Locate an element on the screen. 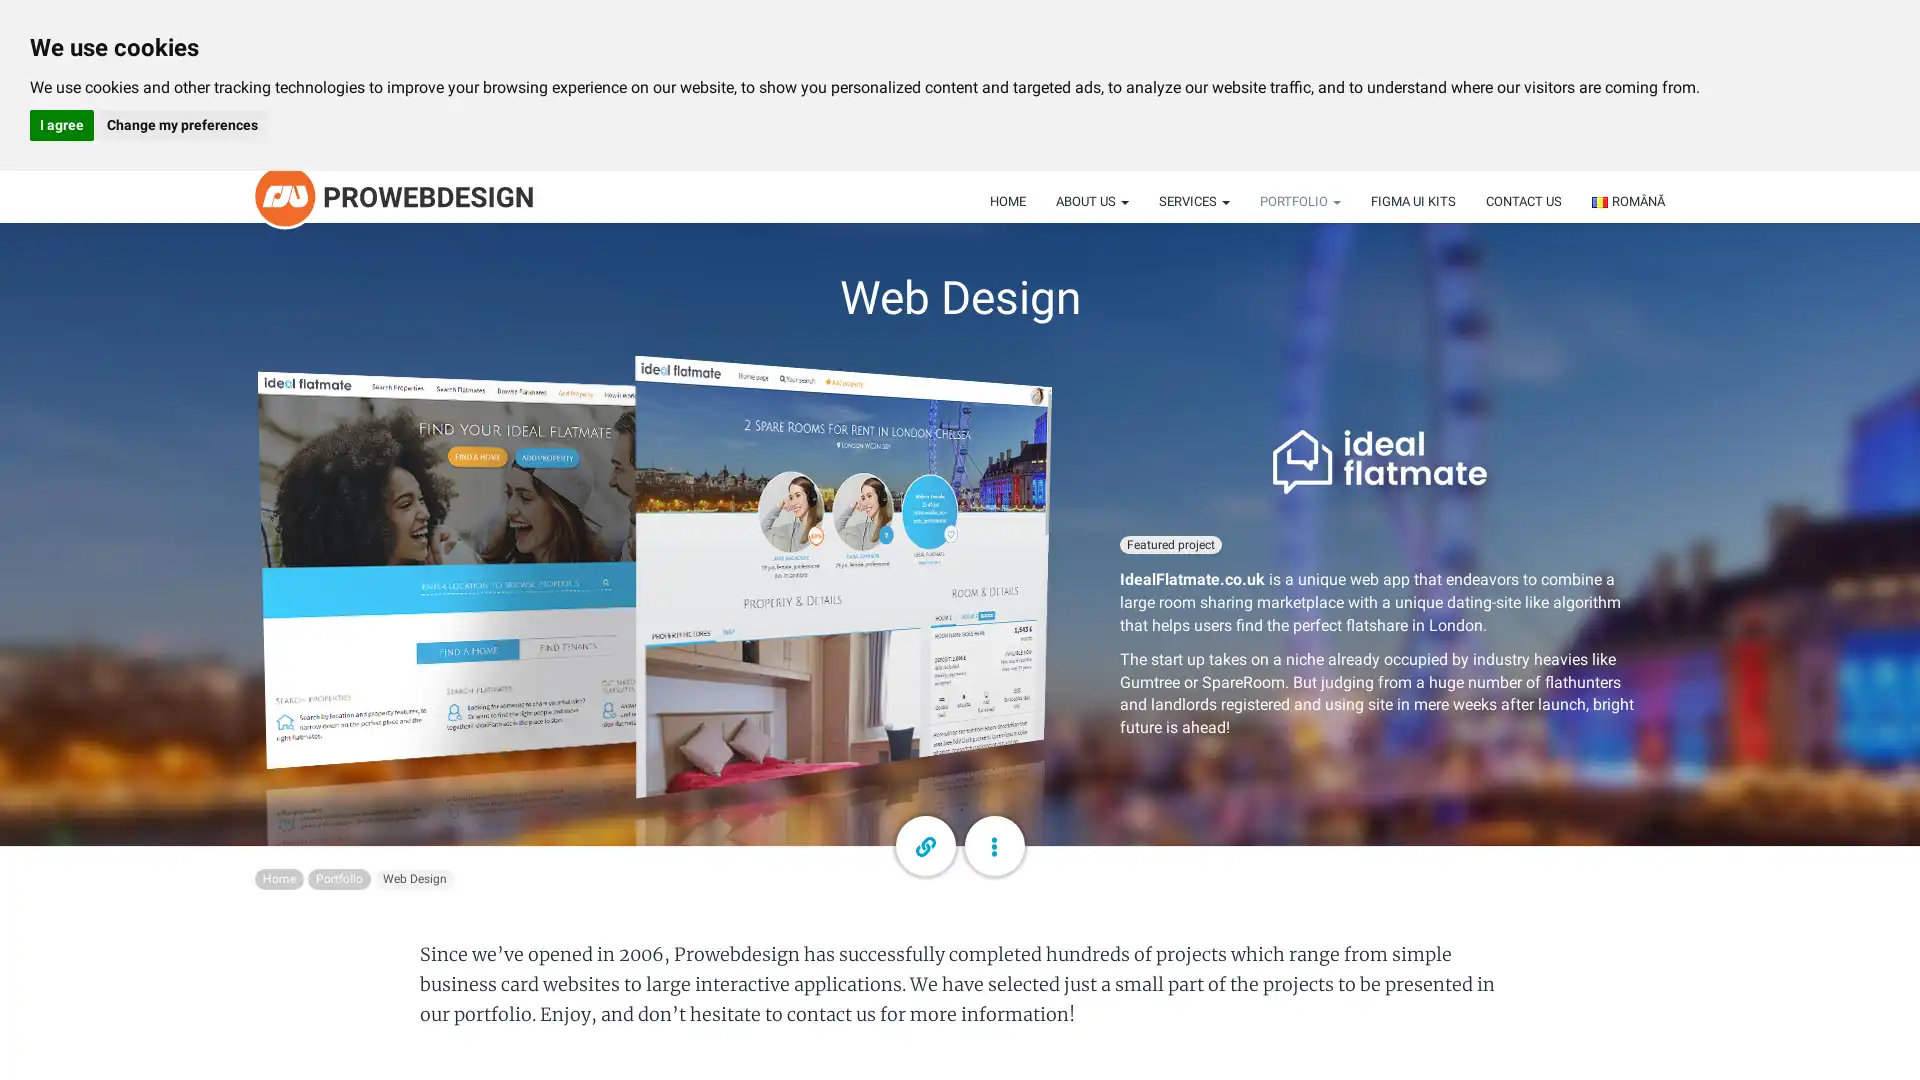  I agree is located at coordinates (62, 125).